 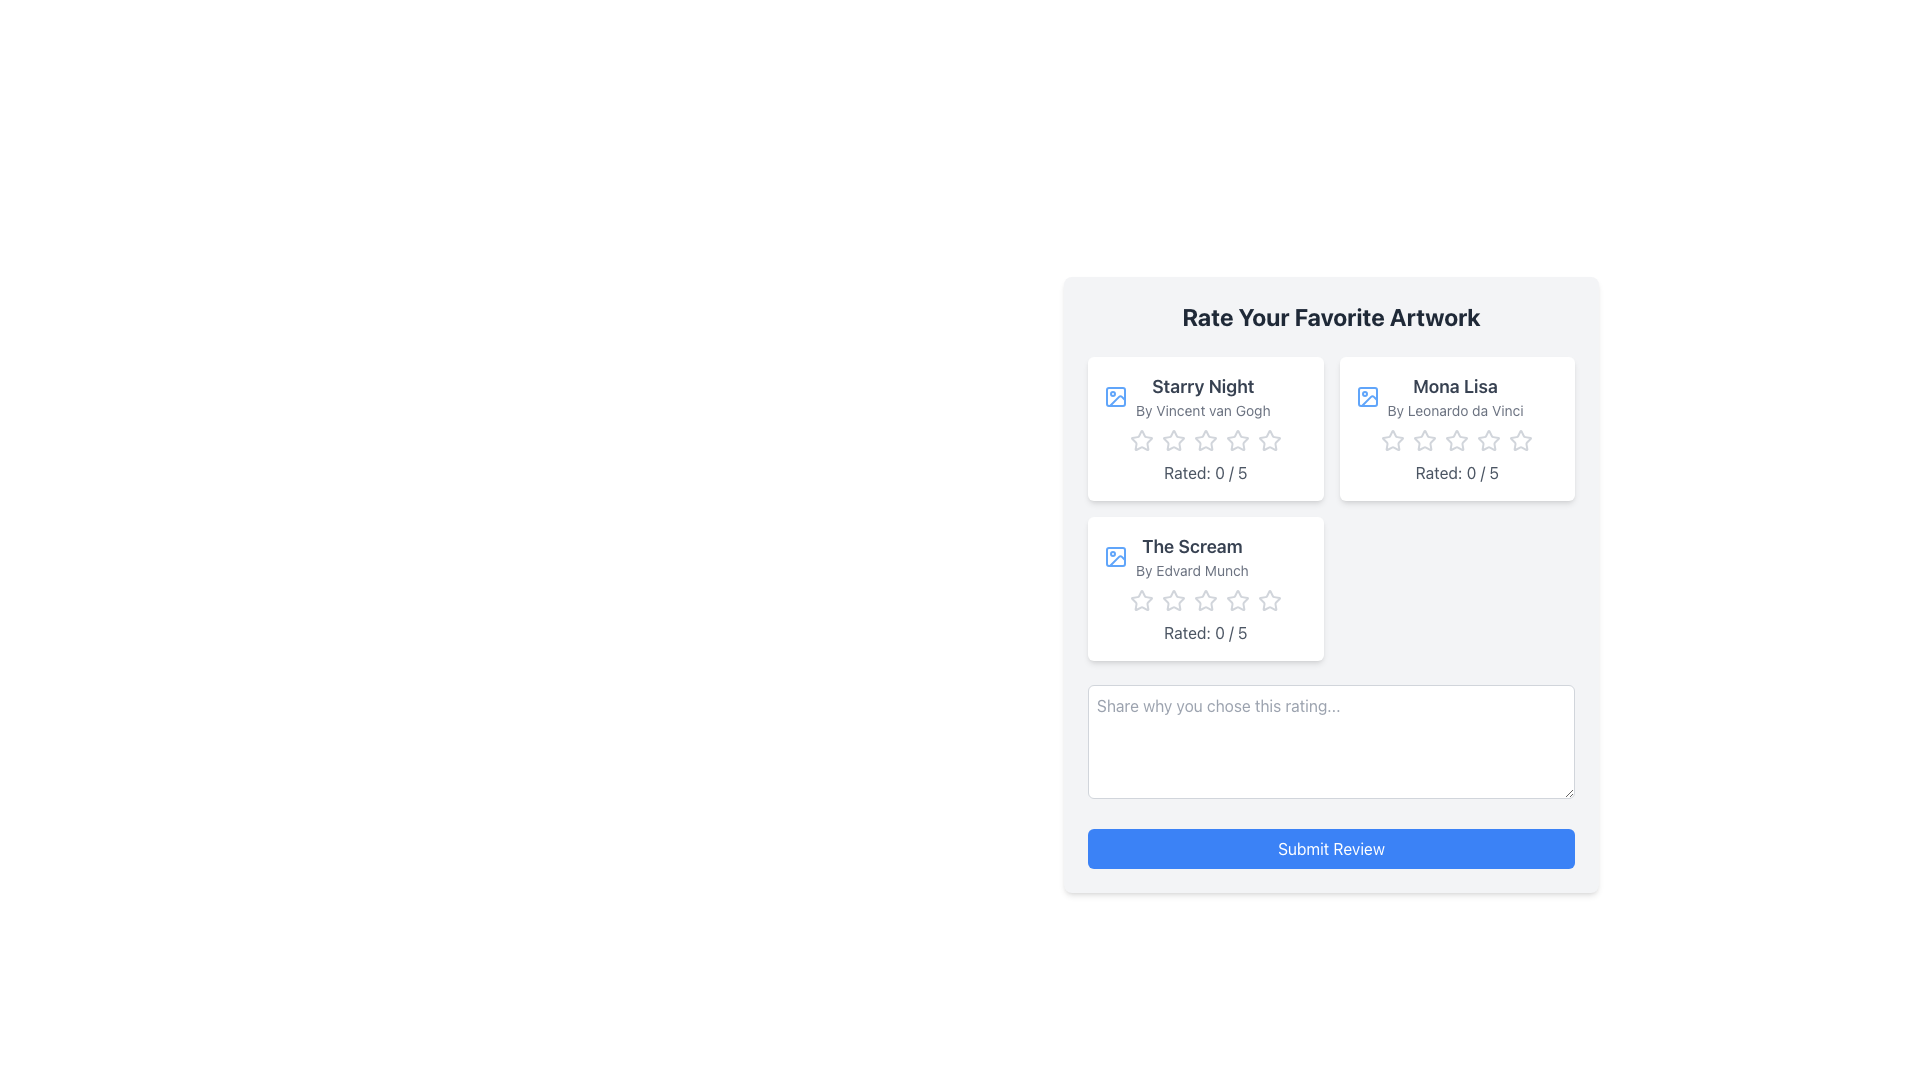 What do you see at coordinates (1192, 556) in the screenshot?
I see `text displayed in the second entry of the artwork list, which provides the title and artist information` at bounding box center [1192, 556].